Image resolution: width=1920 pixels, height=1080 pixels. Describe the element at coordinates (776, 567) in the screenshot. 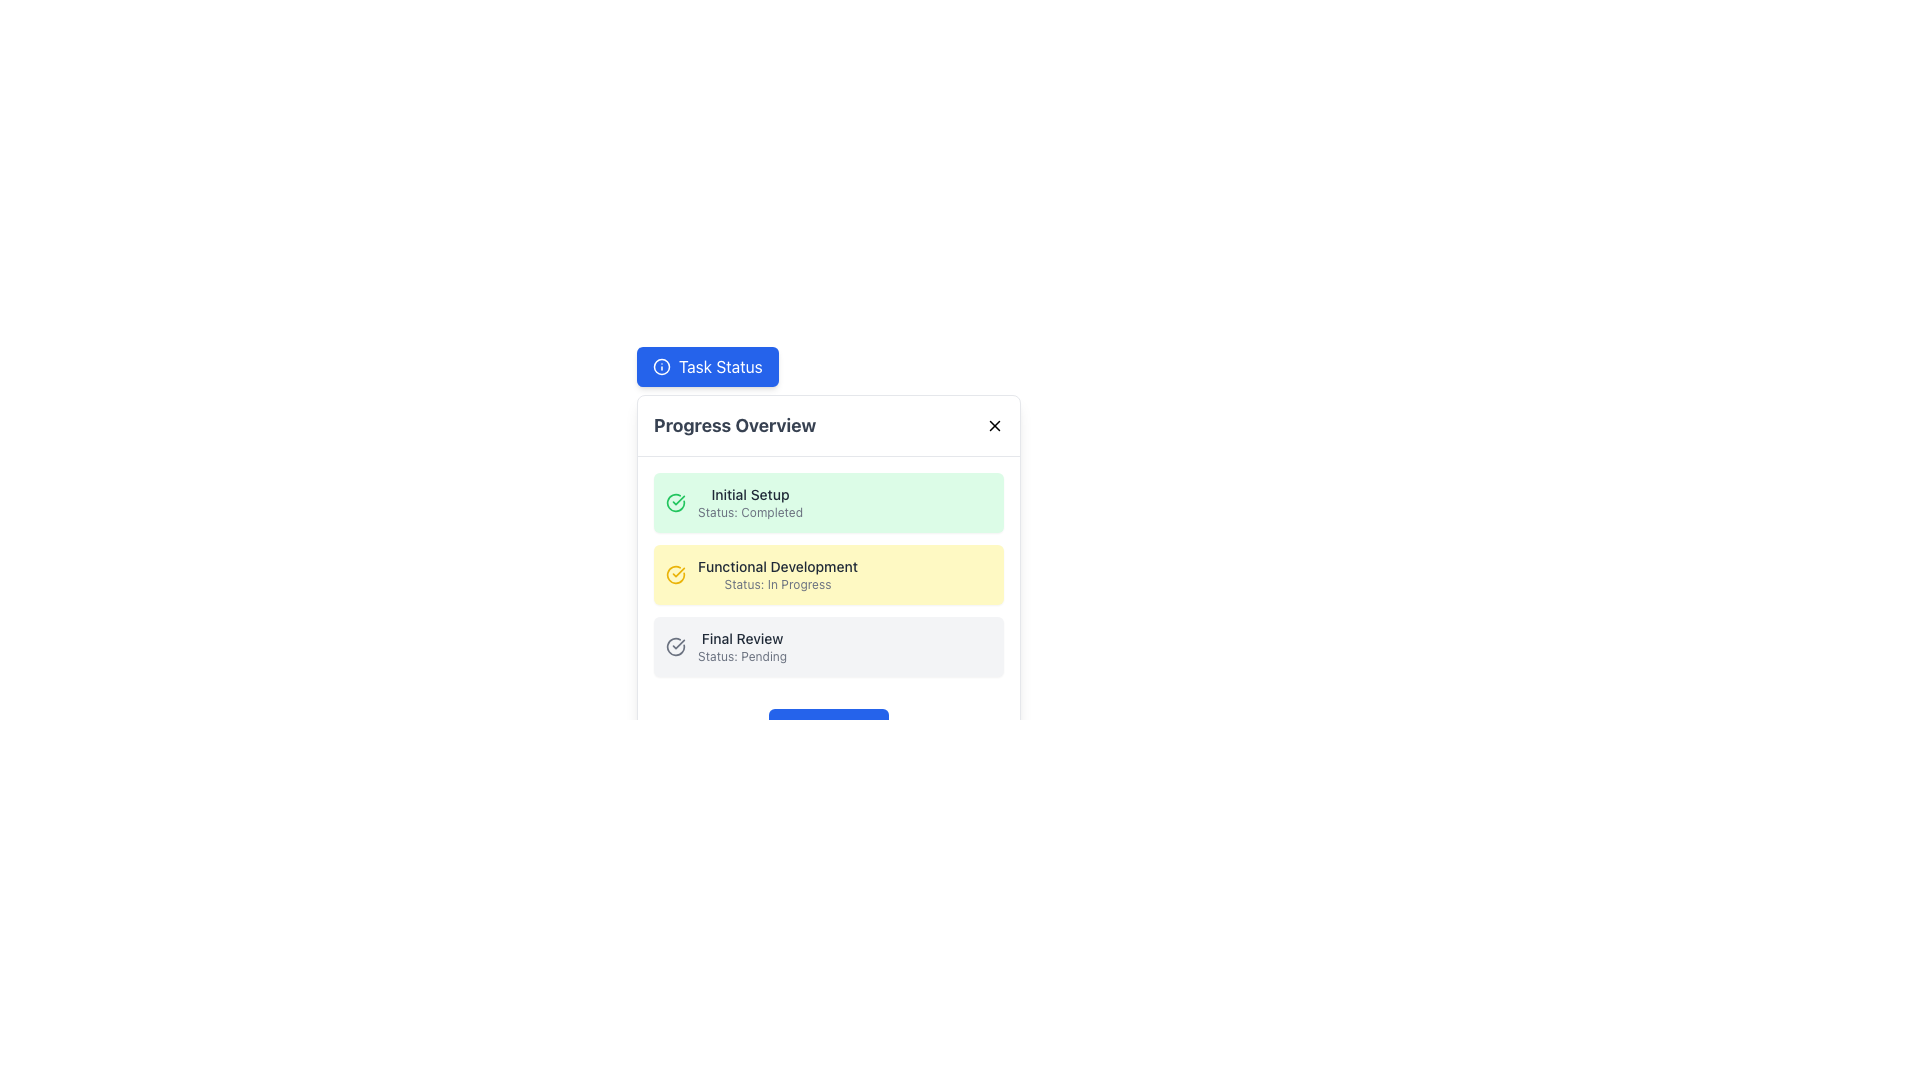

I see `the text label reading 'Functional Development' which is styled in dark gray on a light yellow background, located centrally in the interface` at that location.